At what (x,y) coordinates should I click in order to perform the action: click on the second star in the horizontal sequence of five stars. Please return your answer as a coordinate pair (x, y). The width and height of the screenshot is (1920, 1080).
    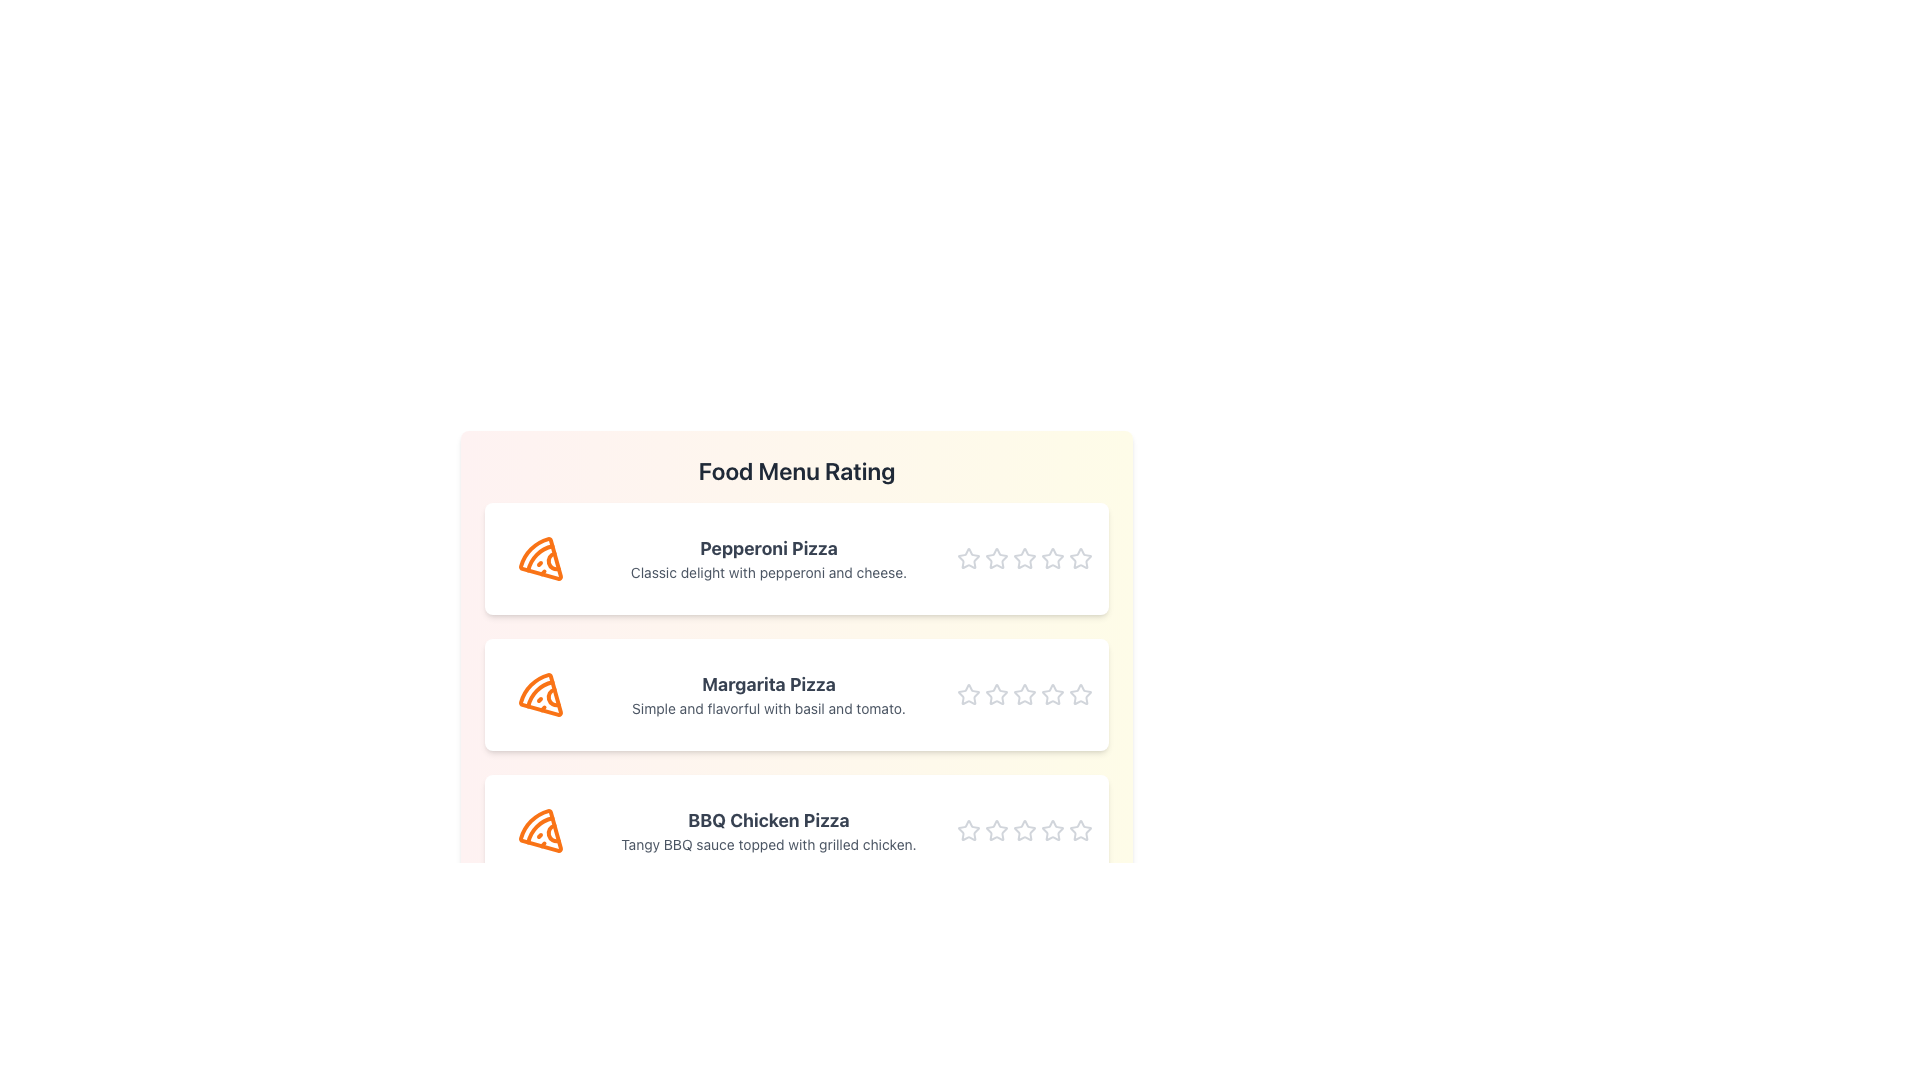
    Looking at the image, I should click on (997, 693).